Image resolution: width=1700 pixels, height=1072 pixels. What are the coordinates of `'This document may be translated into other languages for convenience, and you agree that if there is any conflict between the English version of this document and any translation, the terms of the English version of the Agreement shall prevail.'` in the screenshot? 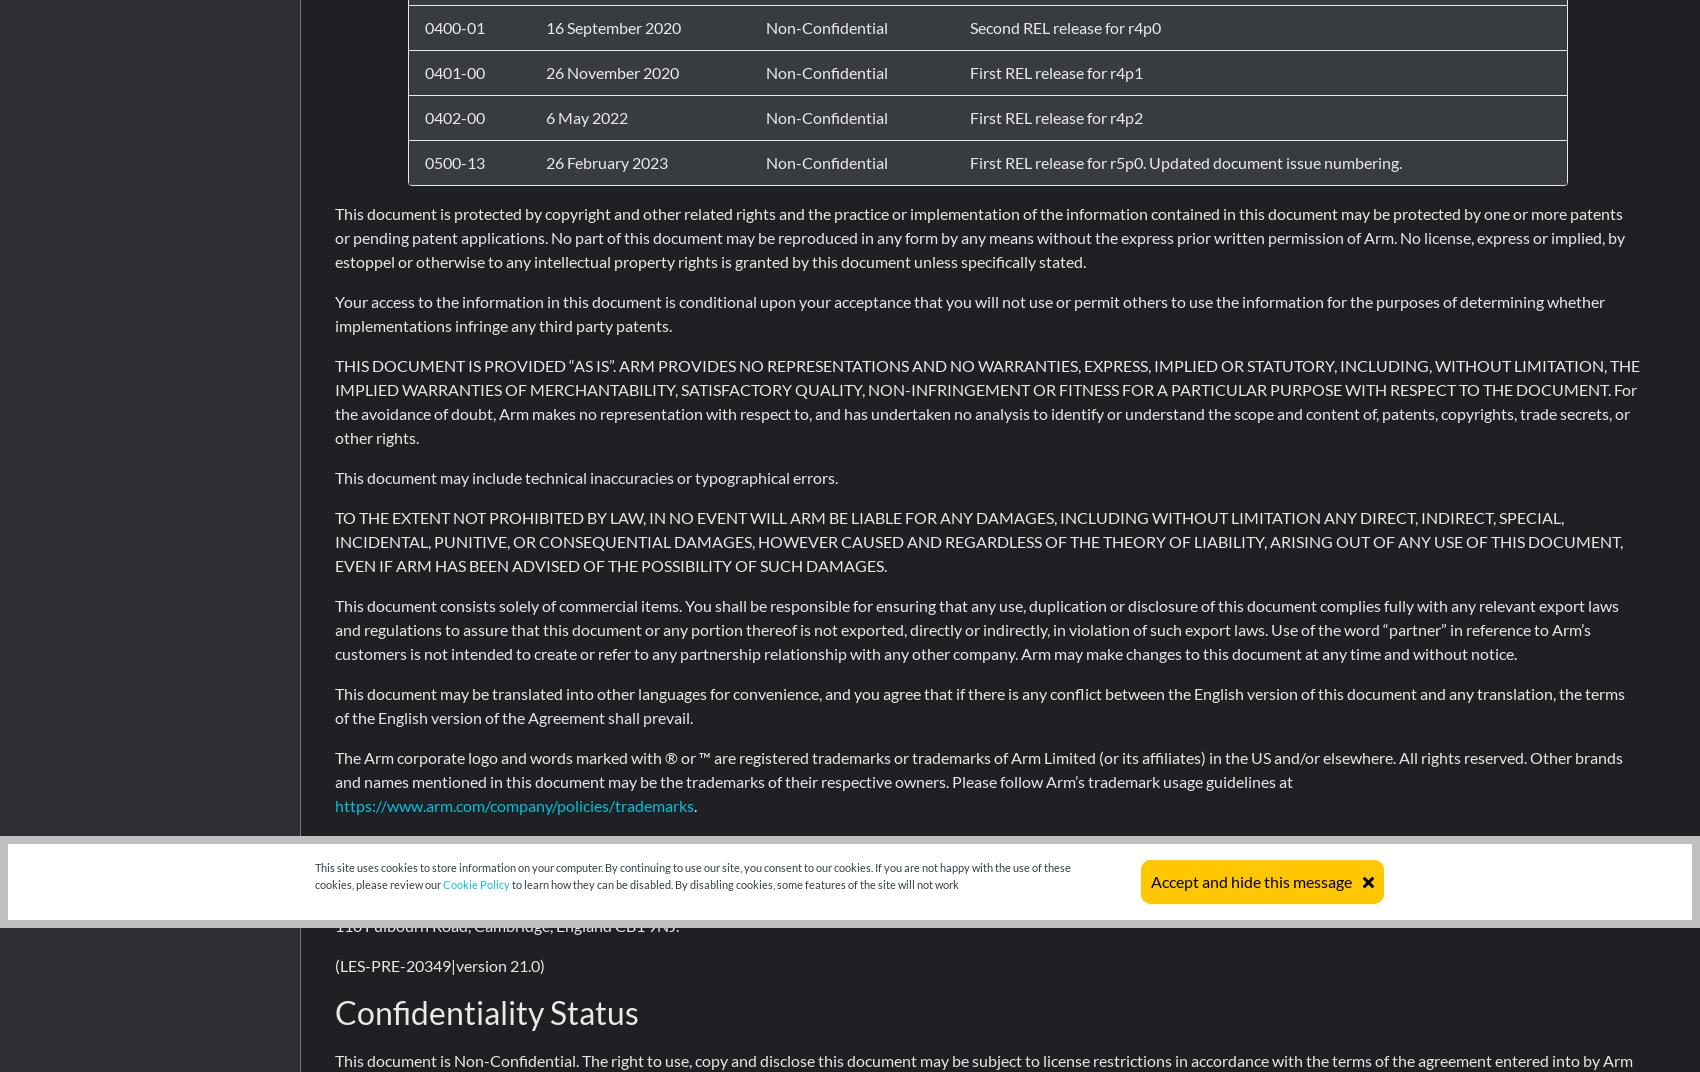 It's located at (334, 704).